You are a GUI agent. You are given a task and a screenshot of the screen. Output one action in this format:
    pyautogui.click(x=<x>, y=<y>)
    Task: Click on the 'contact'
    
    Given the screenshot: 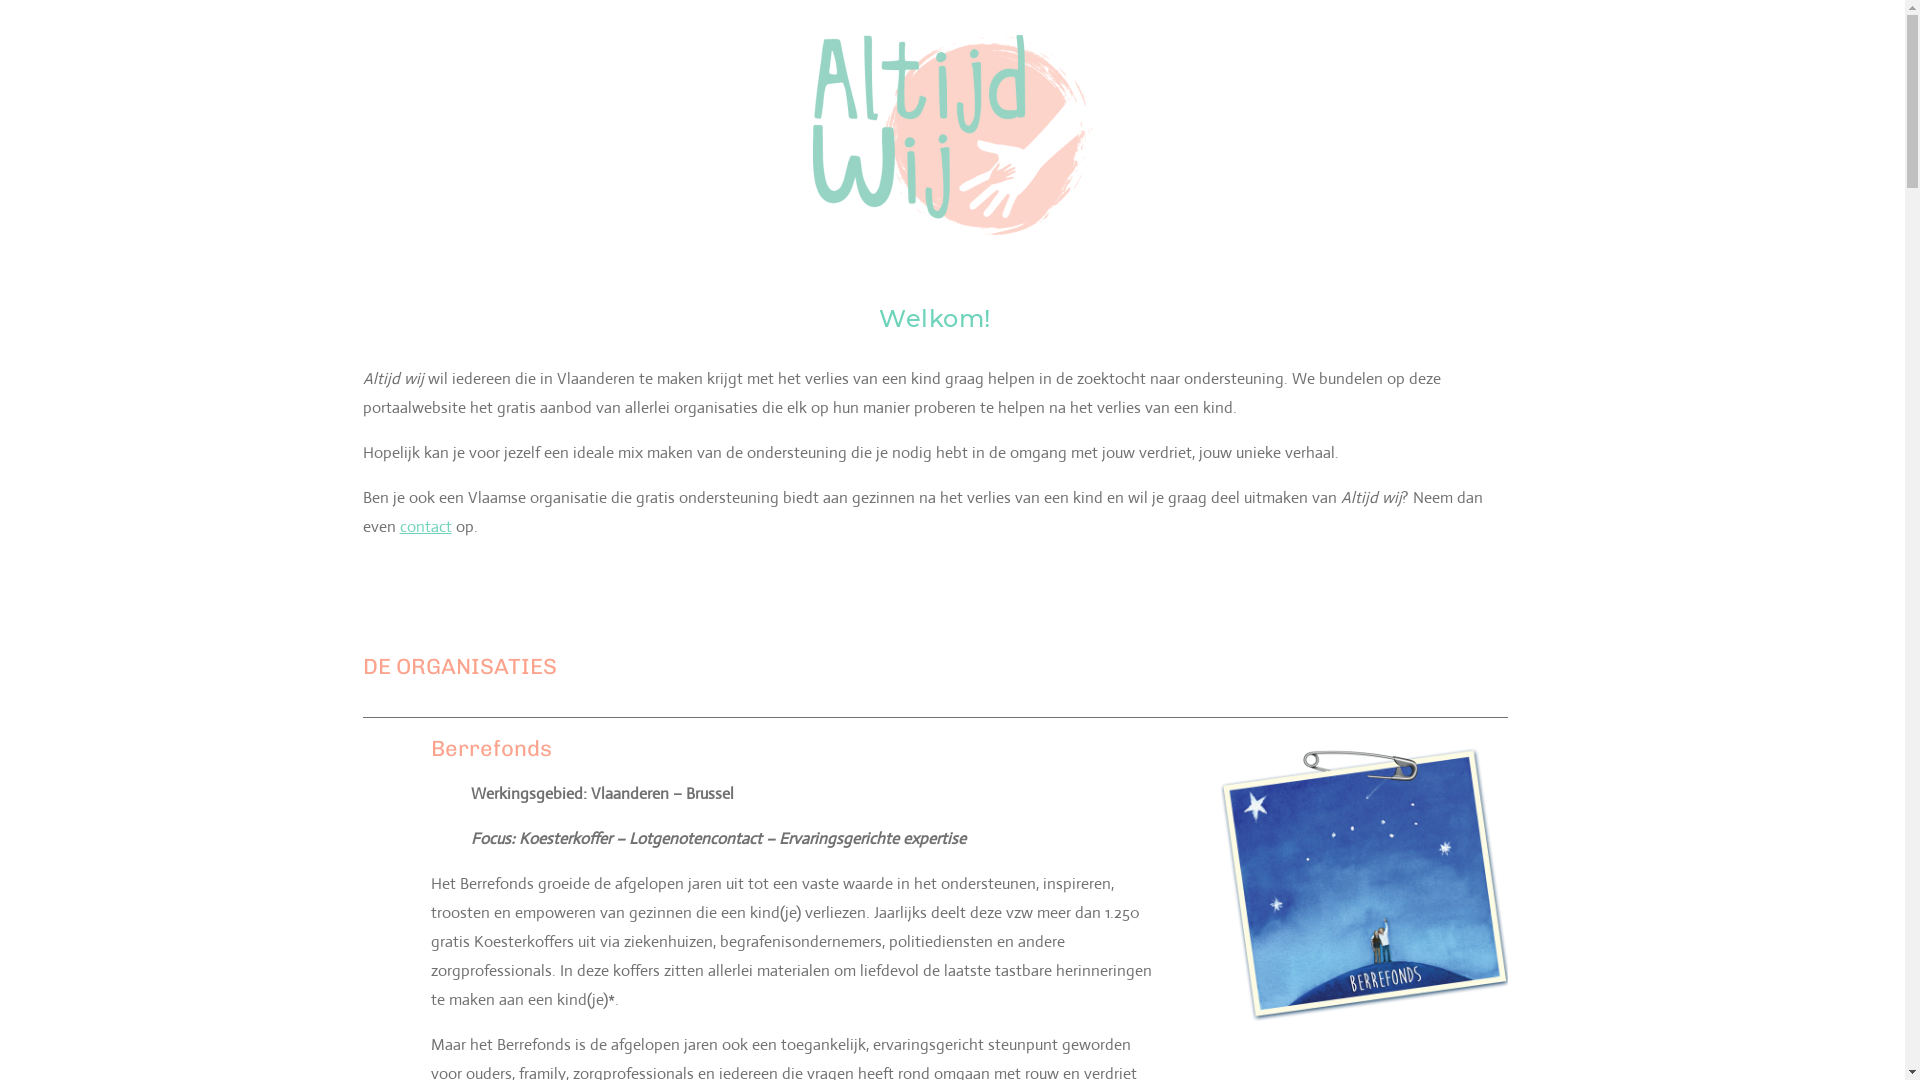 What is the action you would take?
    pyautogui.click(x=425, y=525)
    